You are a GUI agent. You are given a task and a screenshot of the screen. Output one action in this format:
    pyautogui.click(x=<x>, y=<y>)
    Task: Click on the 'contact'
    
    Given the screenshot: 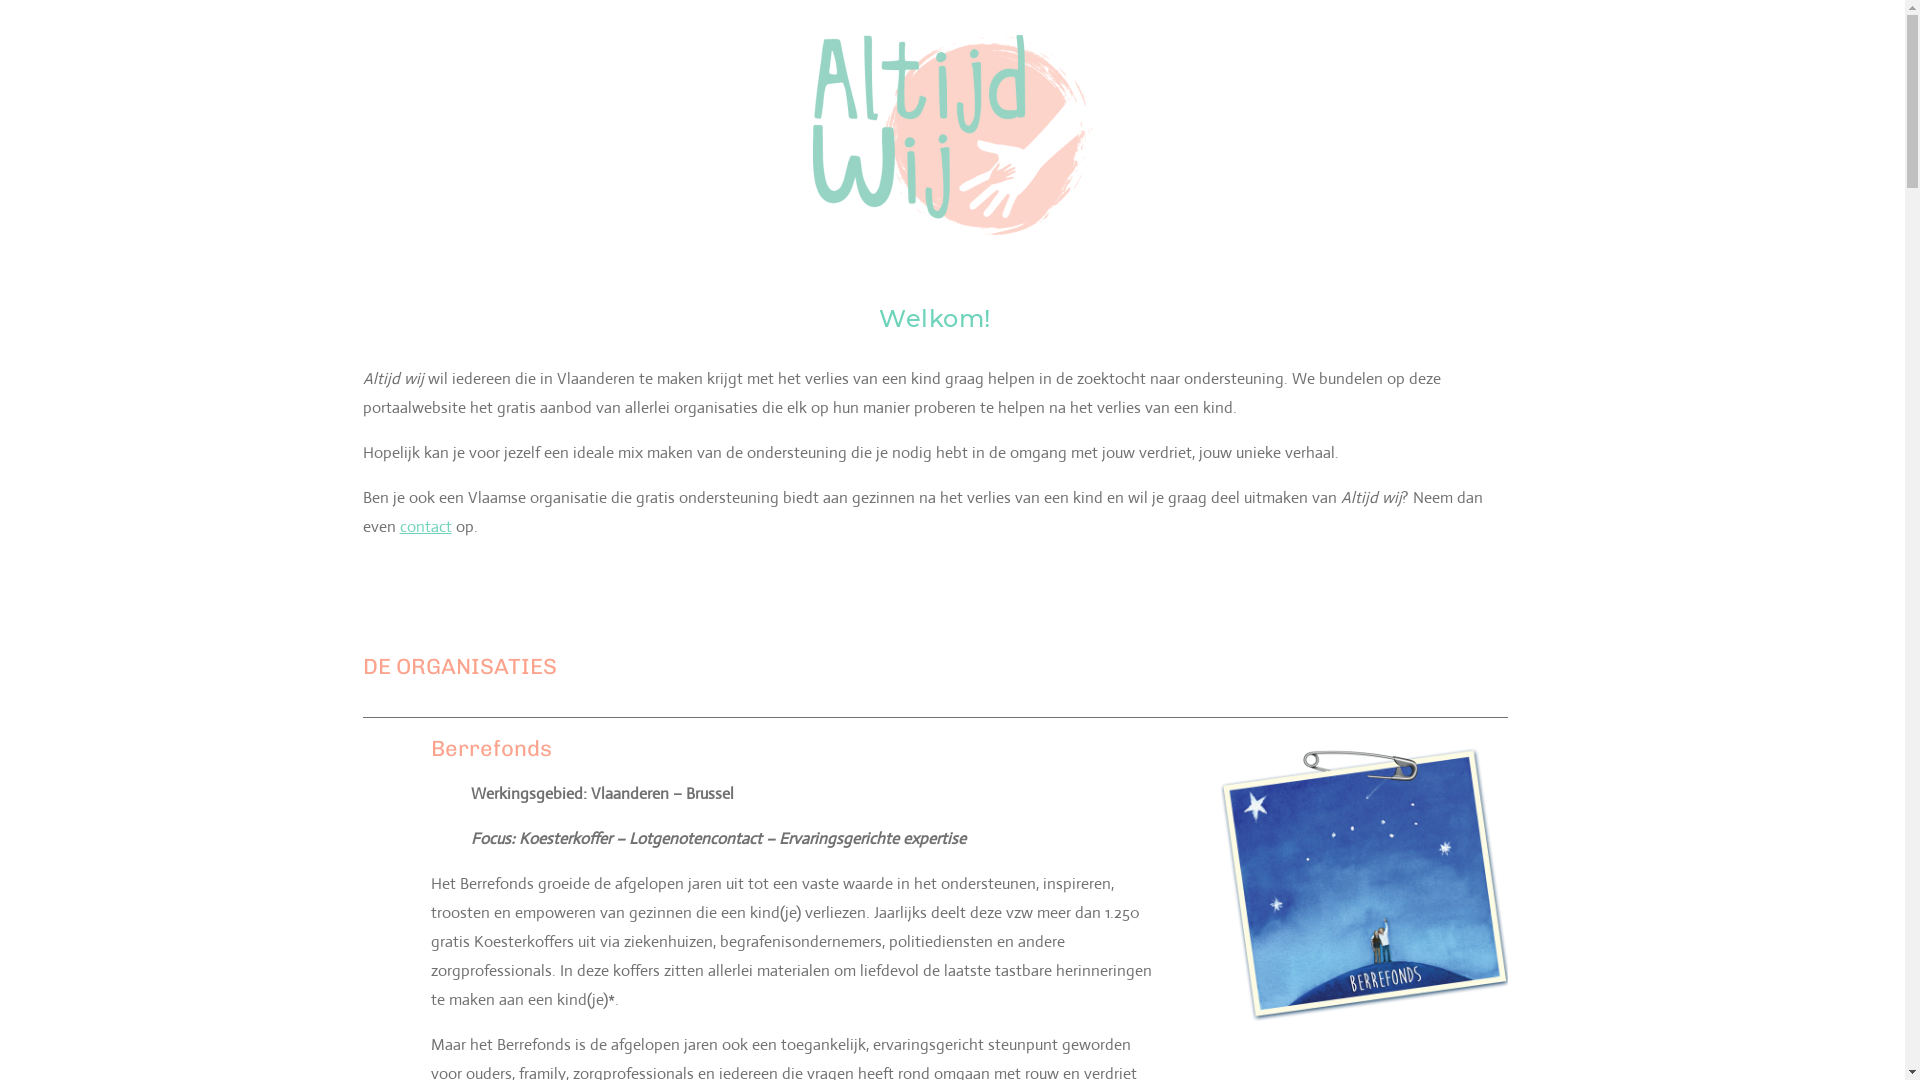 What is the action you would take?
    pyautogui.click(x=425, y=525)
    